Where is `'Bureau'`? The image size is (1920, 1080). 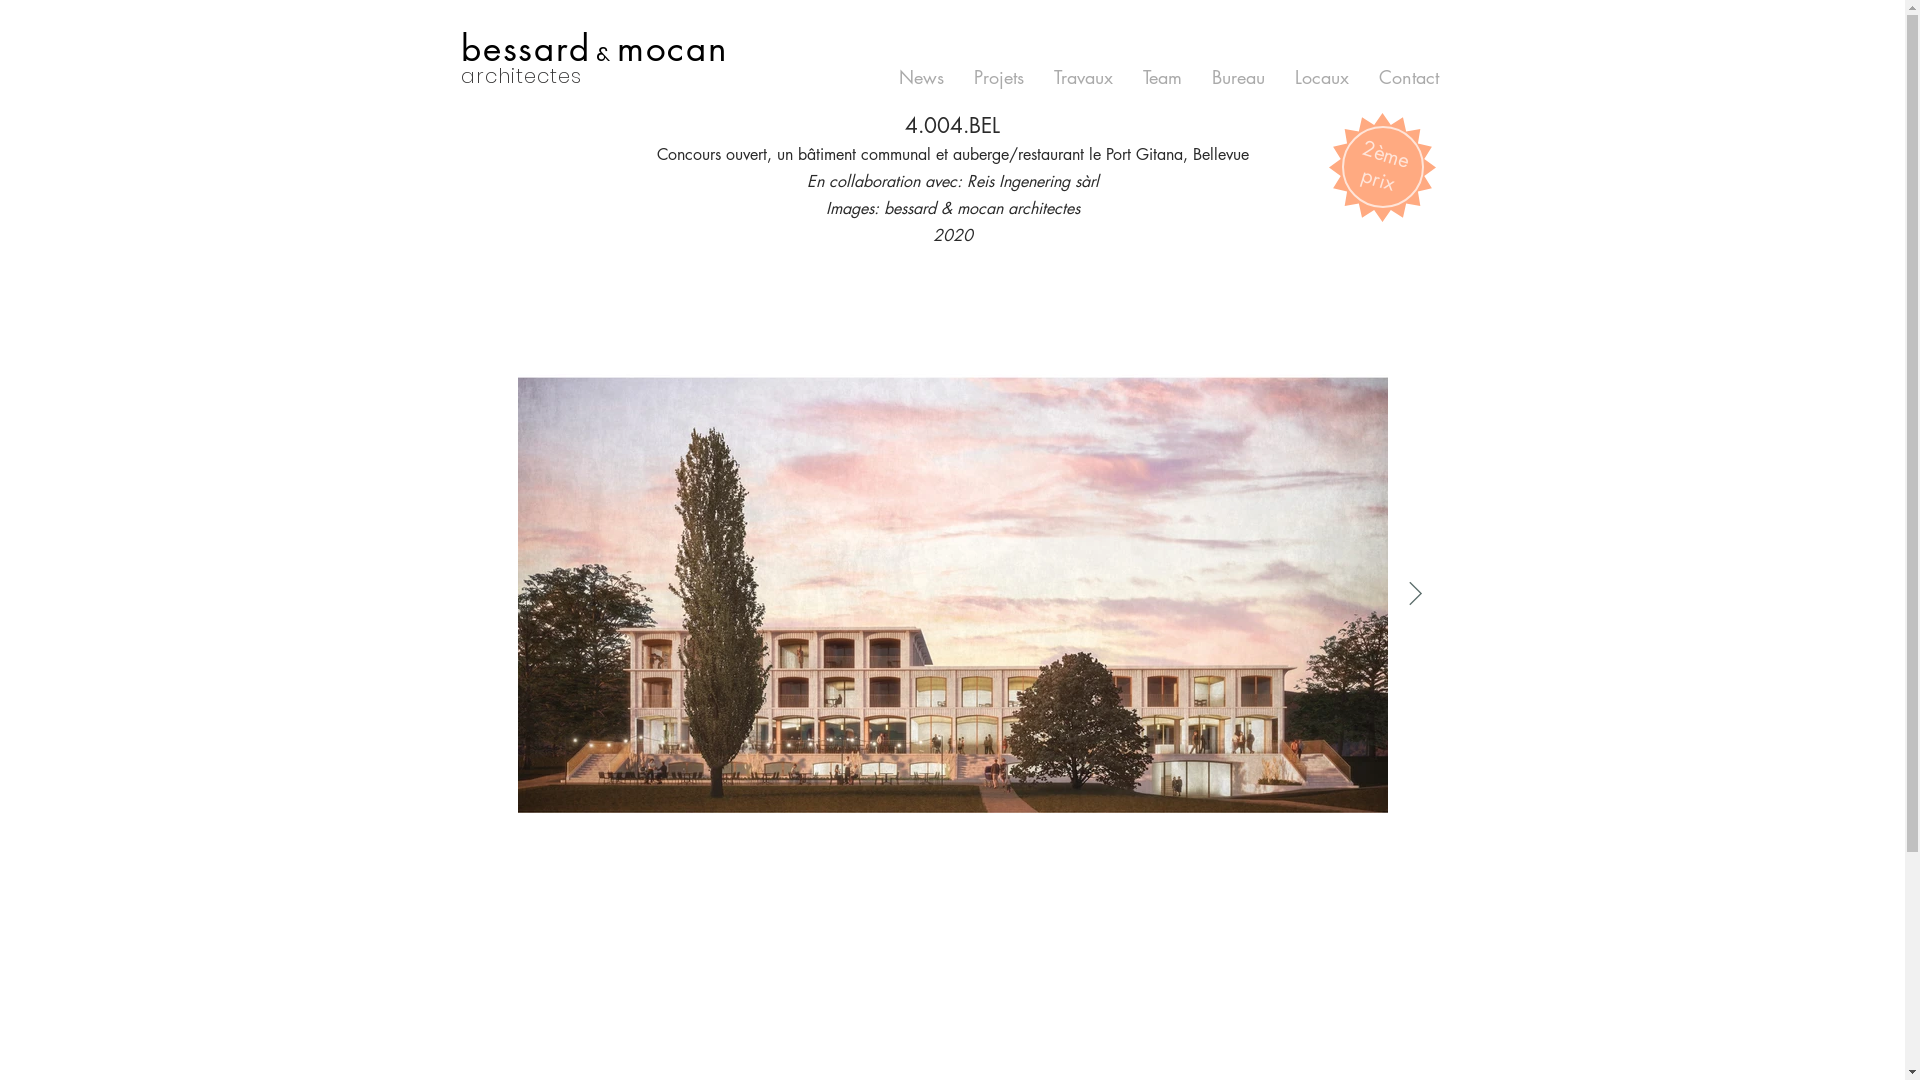 'Bureau' is located at coordinates (1237, 76).